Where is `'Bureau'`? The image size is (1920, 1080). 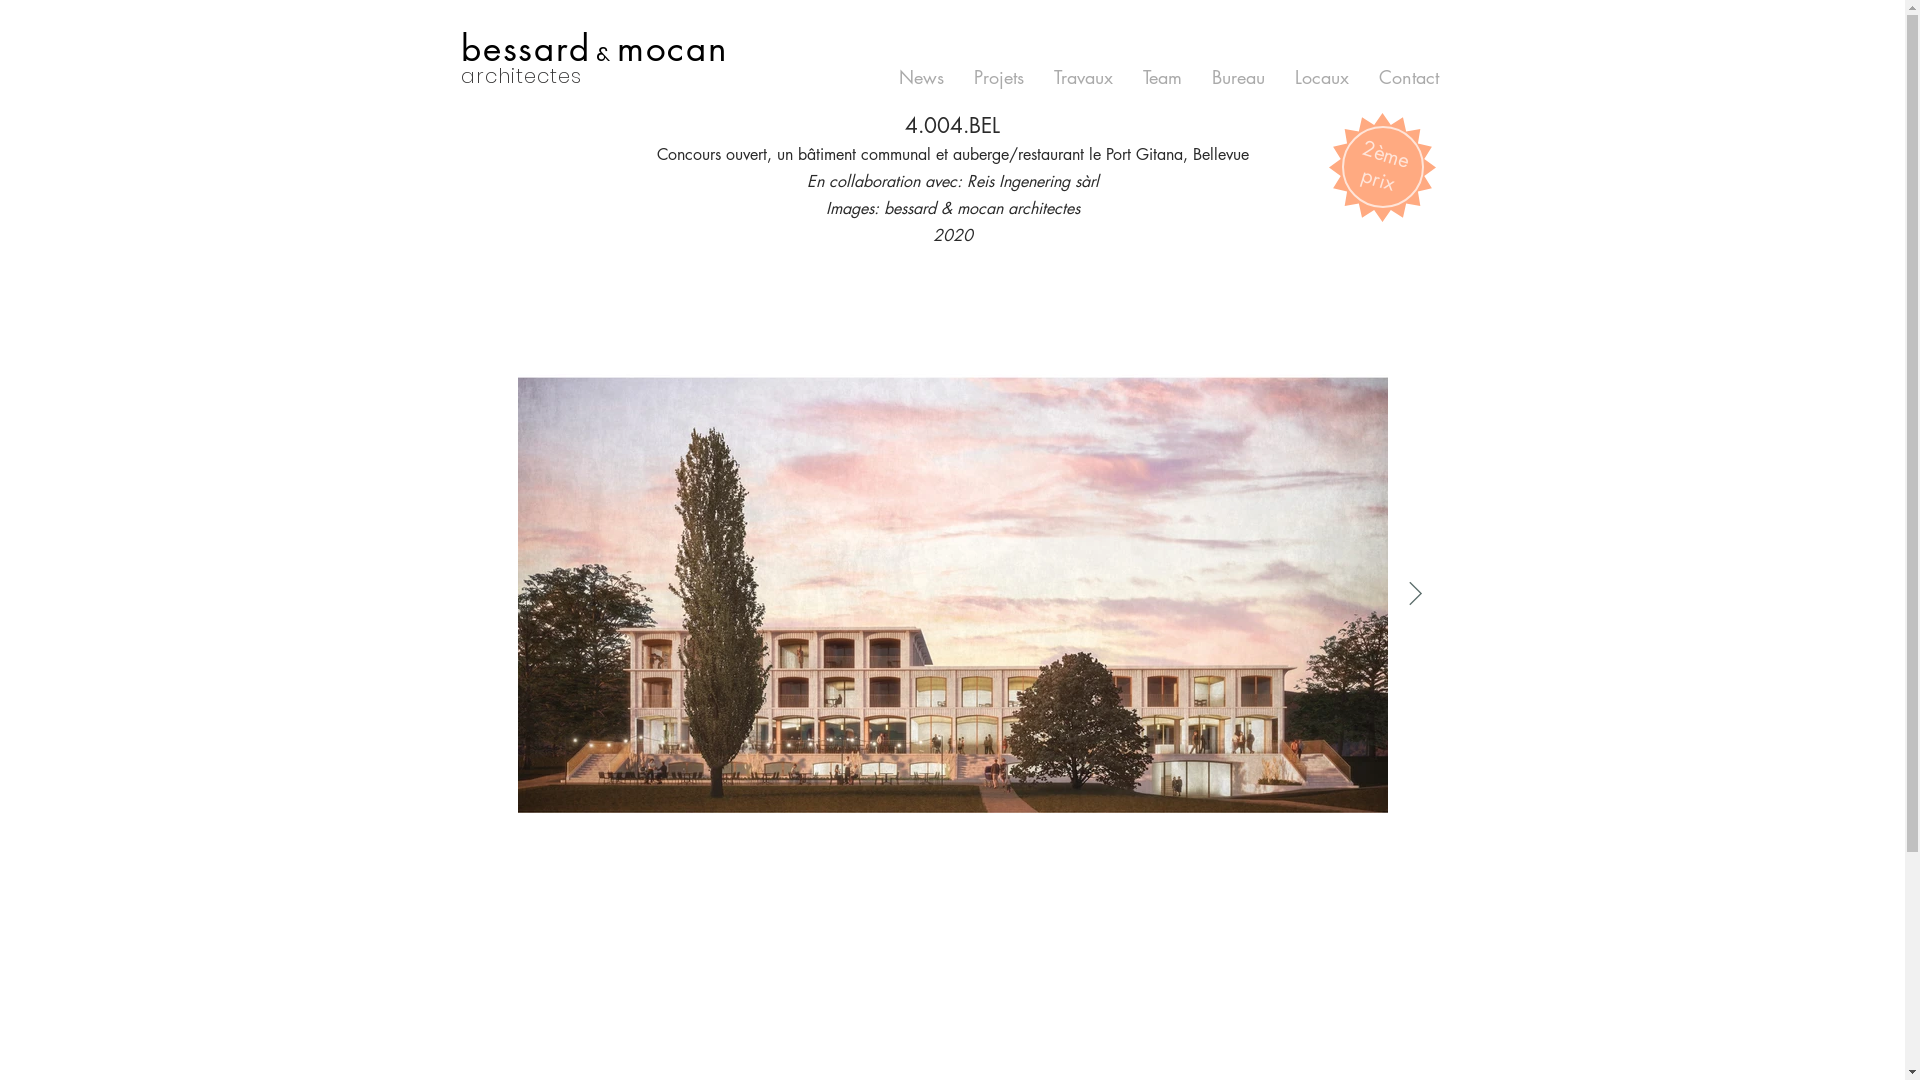 'Bureau' is located at coordinates (1237, 76).